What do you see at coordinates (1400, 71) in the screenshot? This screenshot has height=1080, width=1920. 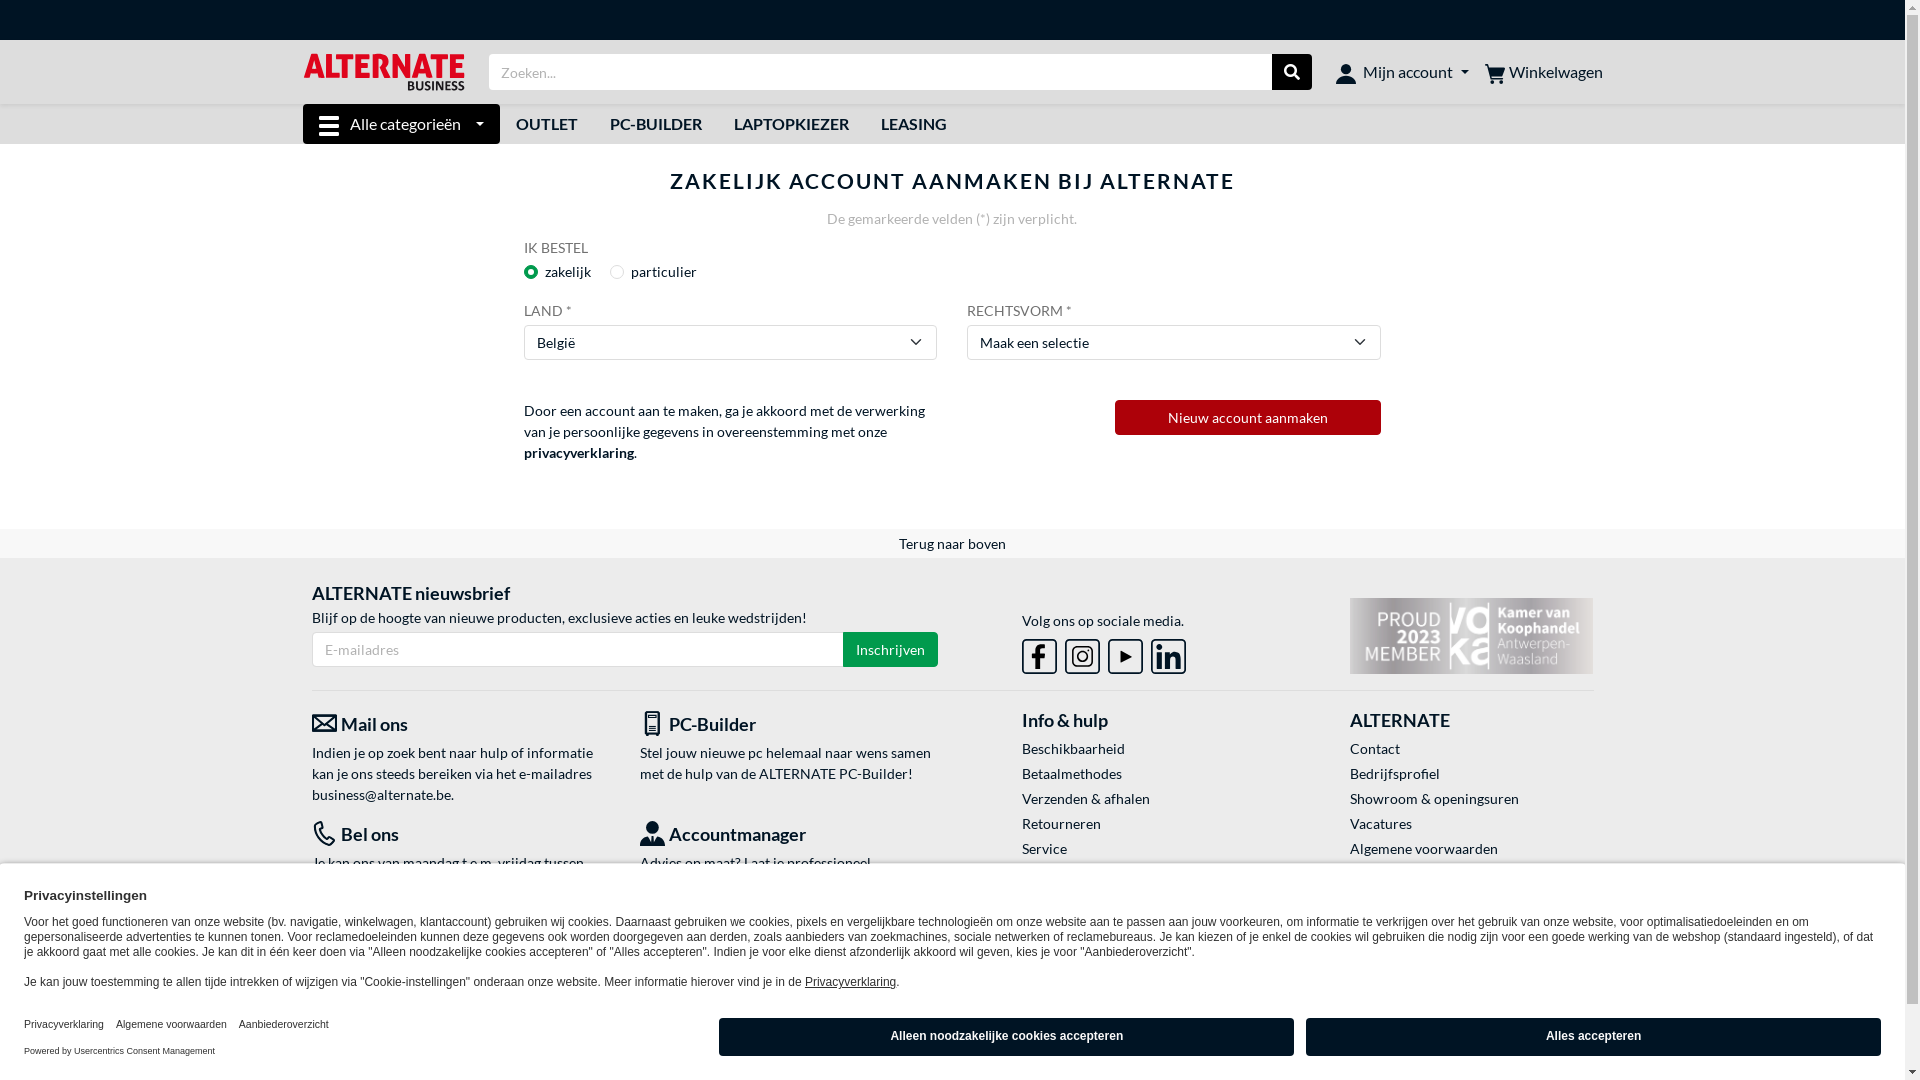 I see `'Mijn account'` at bounding box center [1400, 71].